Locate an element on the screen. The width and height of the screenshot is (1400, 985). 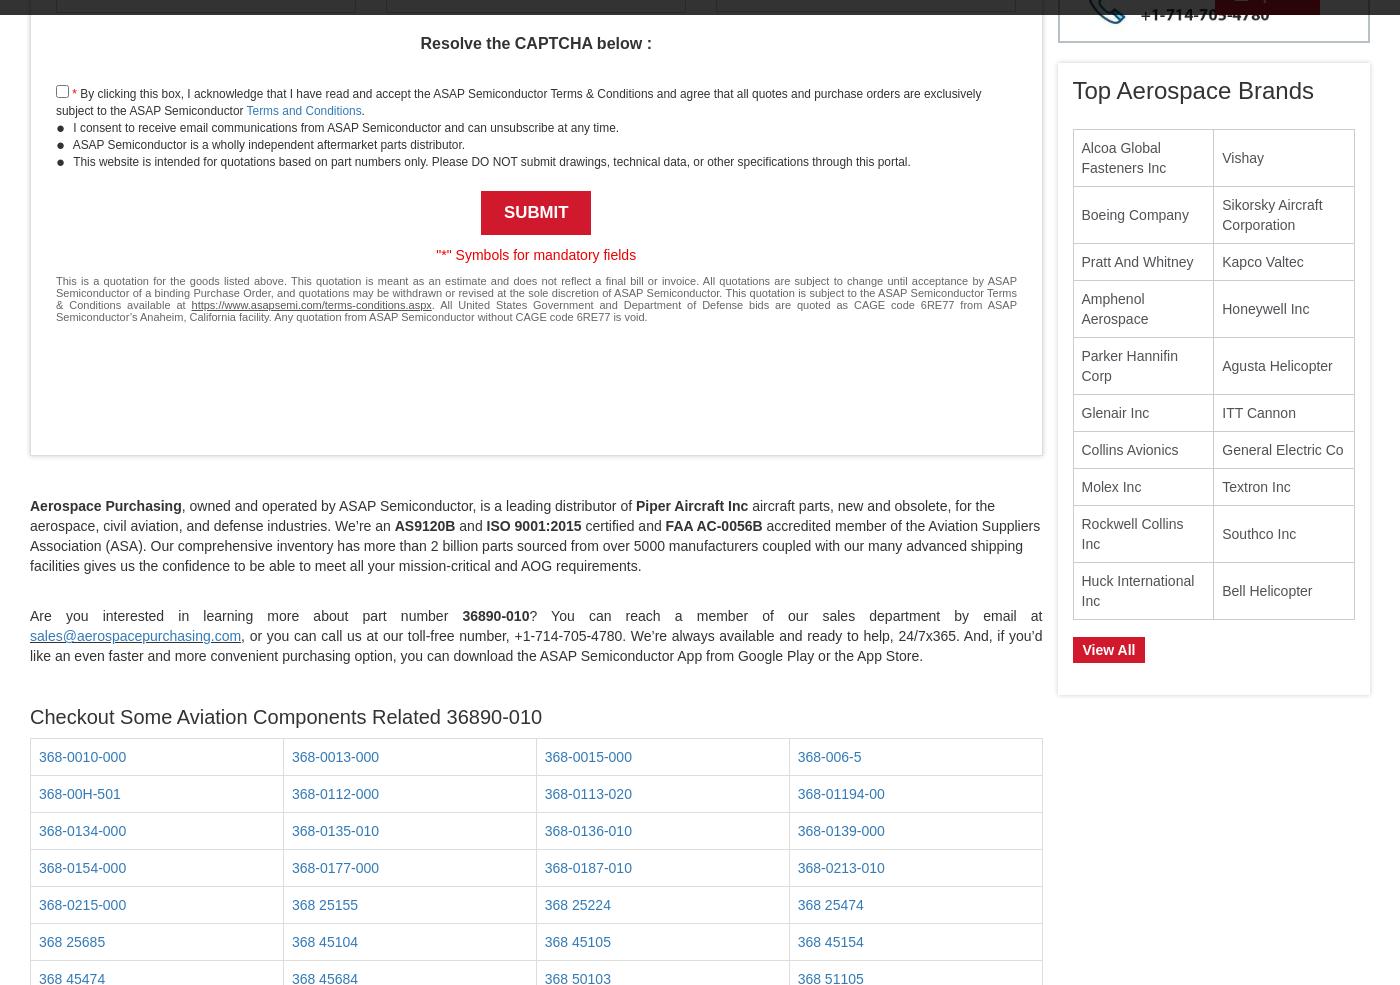
'368-0013-000' is located at coordinates (335, 756).